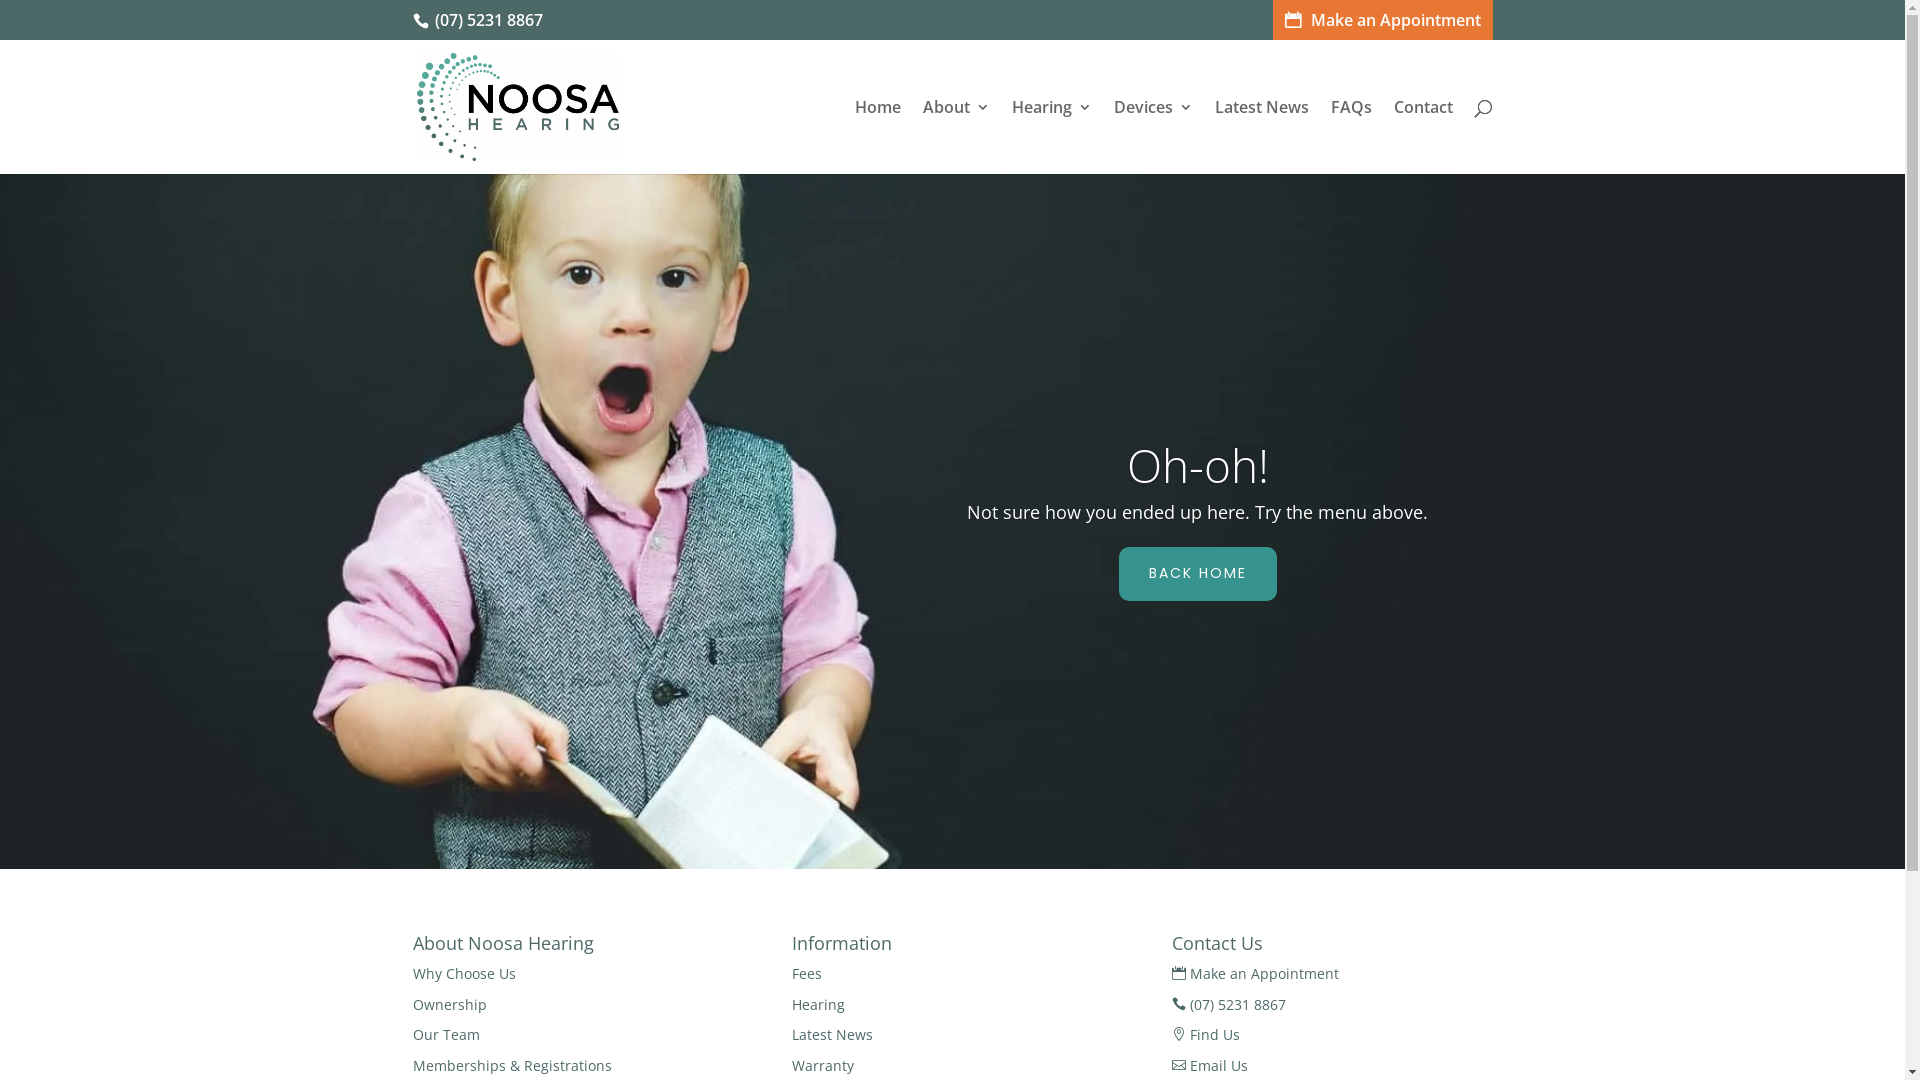  What do you see at coordinates (1127, 465) in the screenshot?
I see `'Oh-oh!'` at bounding box center [1127, 465].